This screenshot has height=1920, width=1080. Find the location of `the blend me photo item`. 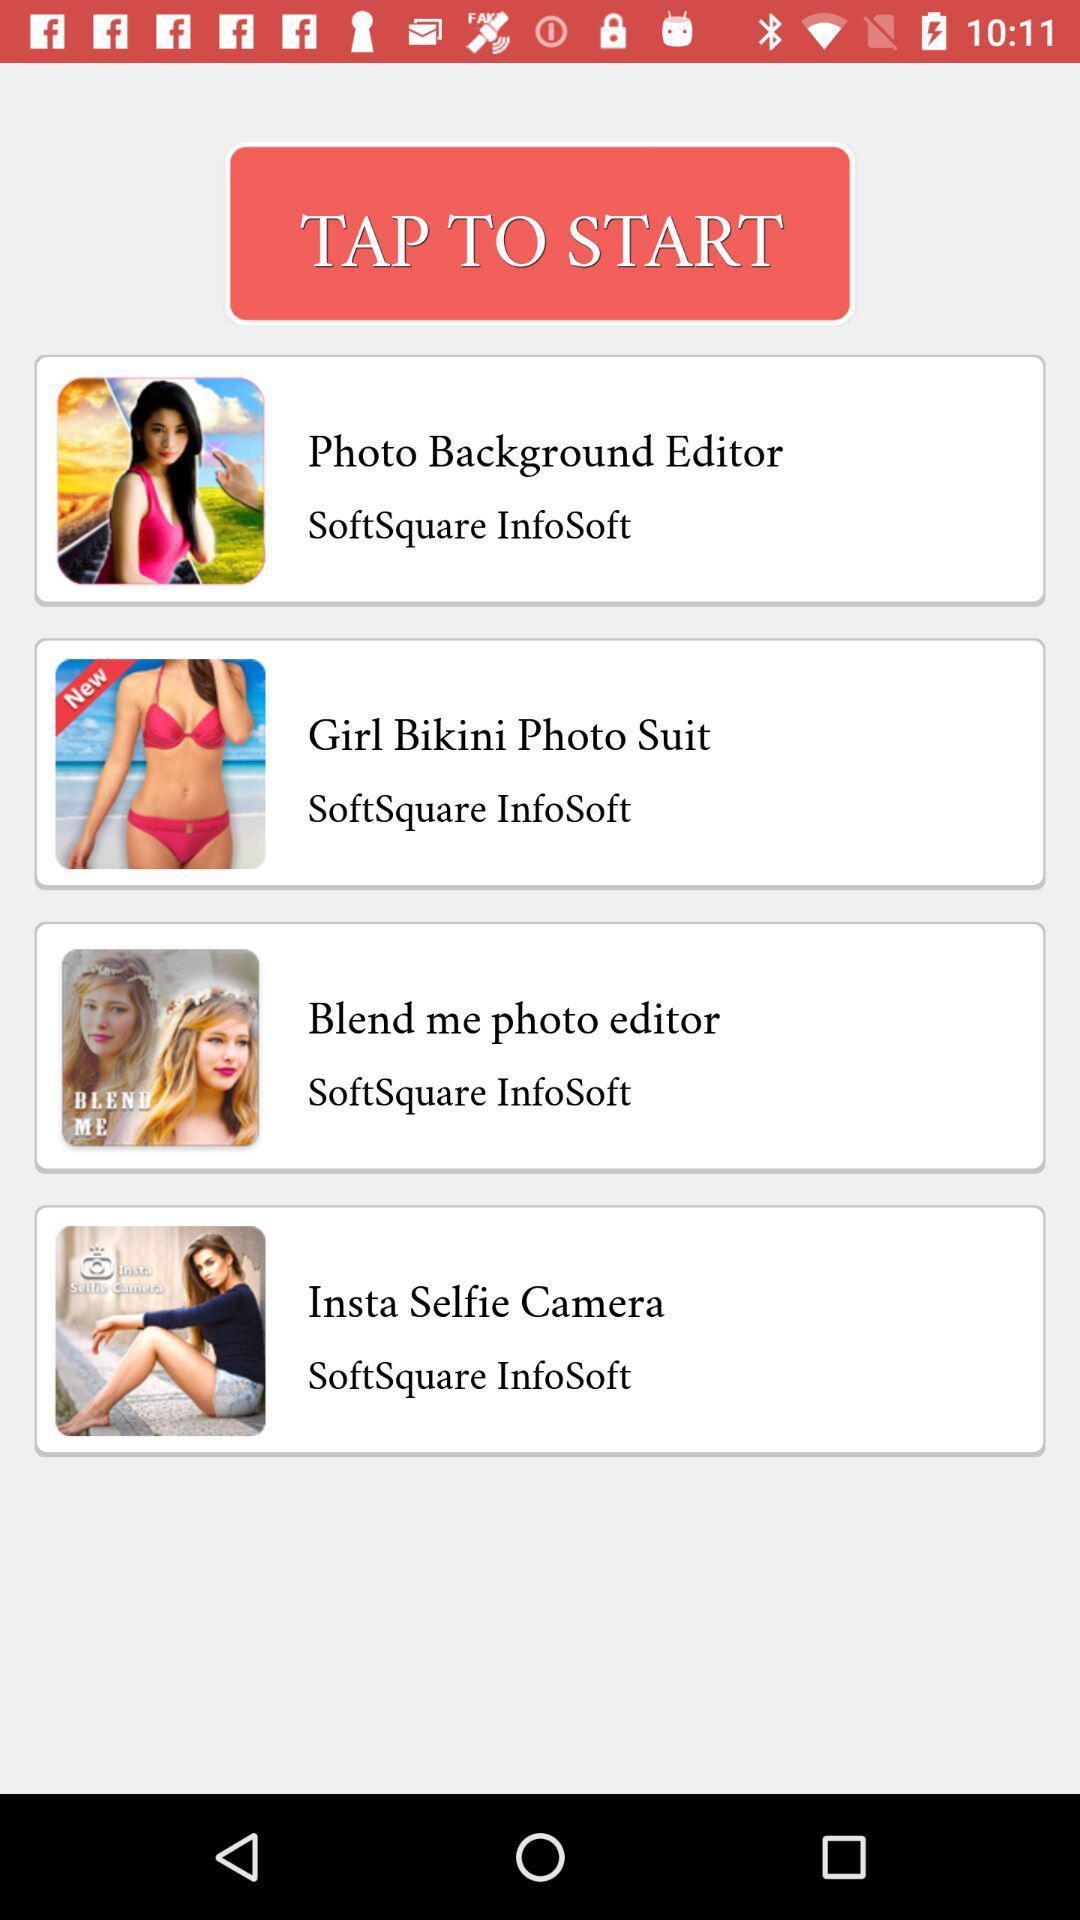

the blend me photo item is located at coordinates (513, 1012).